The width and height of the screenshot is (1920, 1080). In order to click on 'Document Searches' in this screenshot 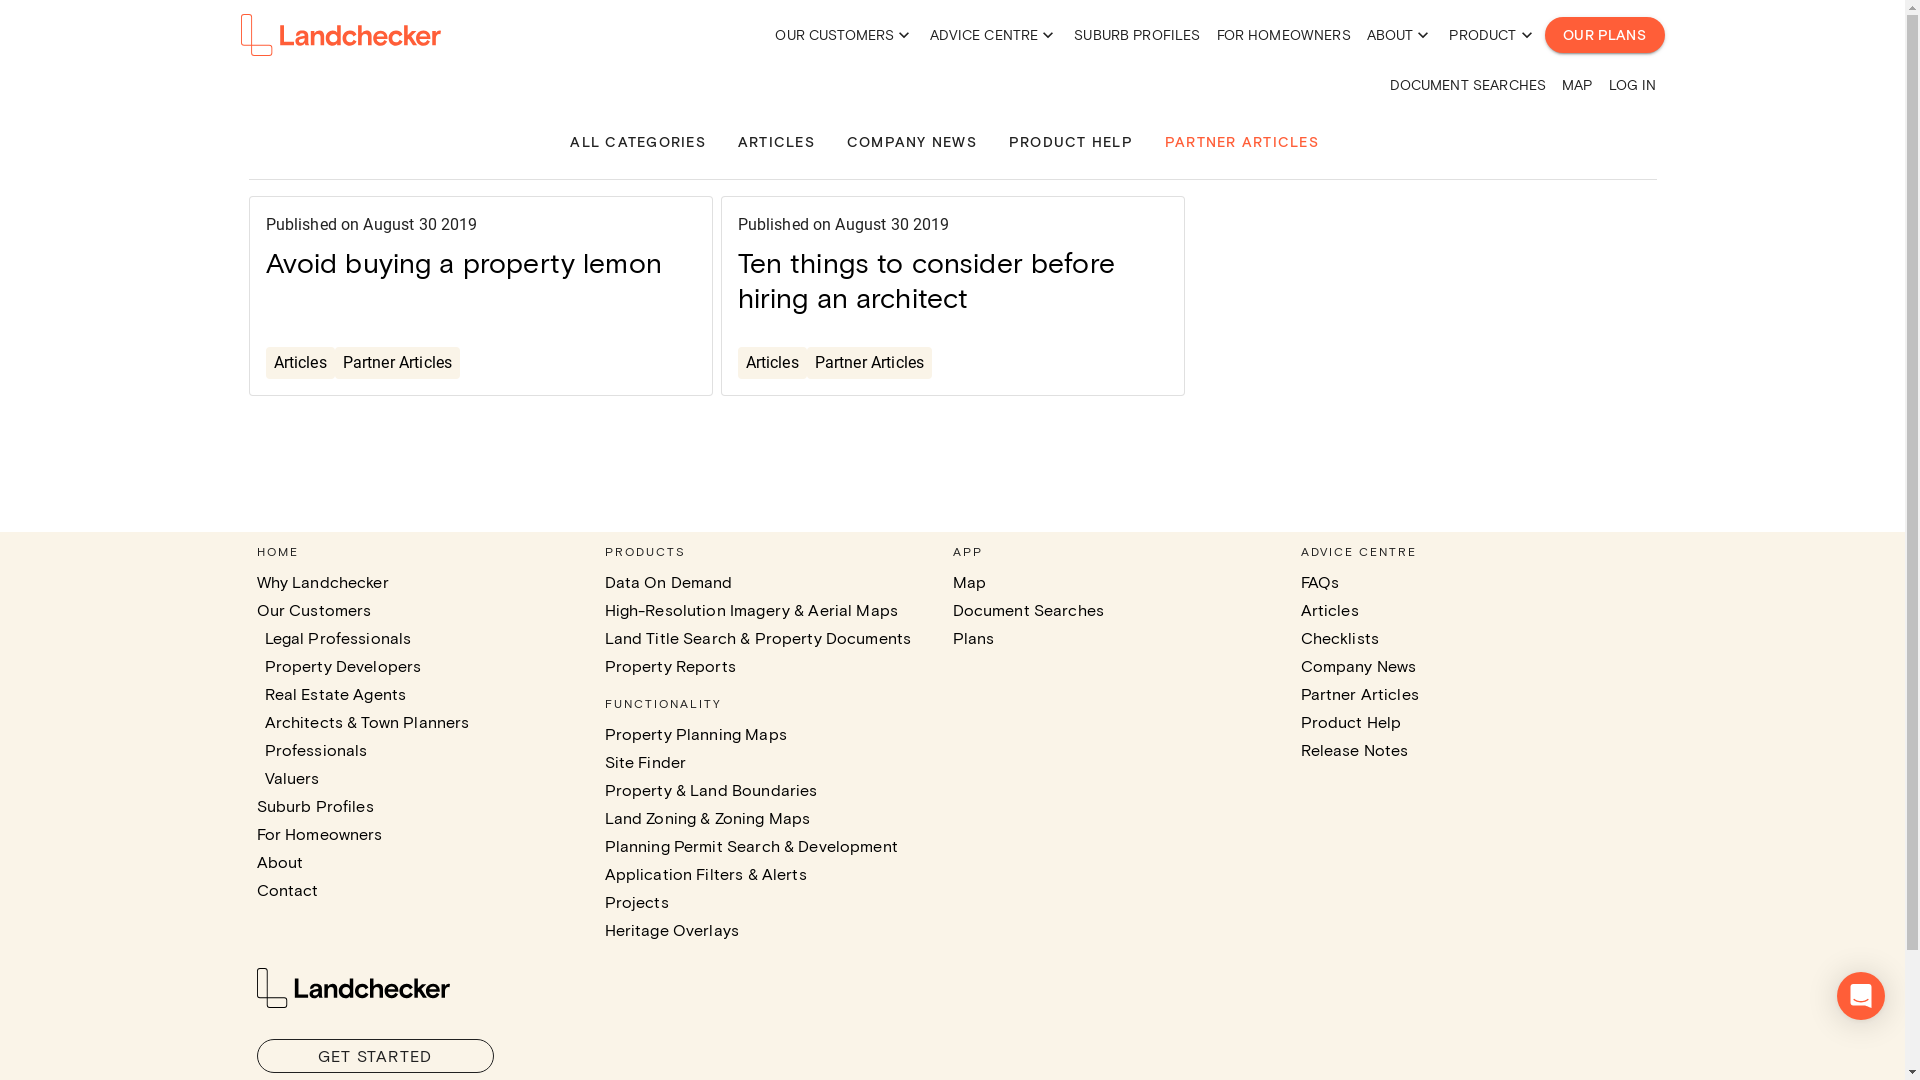, I will do `click(1027, 609)`.